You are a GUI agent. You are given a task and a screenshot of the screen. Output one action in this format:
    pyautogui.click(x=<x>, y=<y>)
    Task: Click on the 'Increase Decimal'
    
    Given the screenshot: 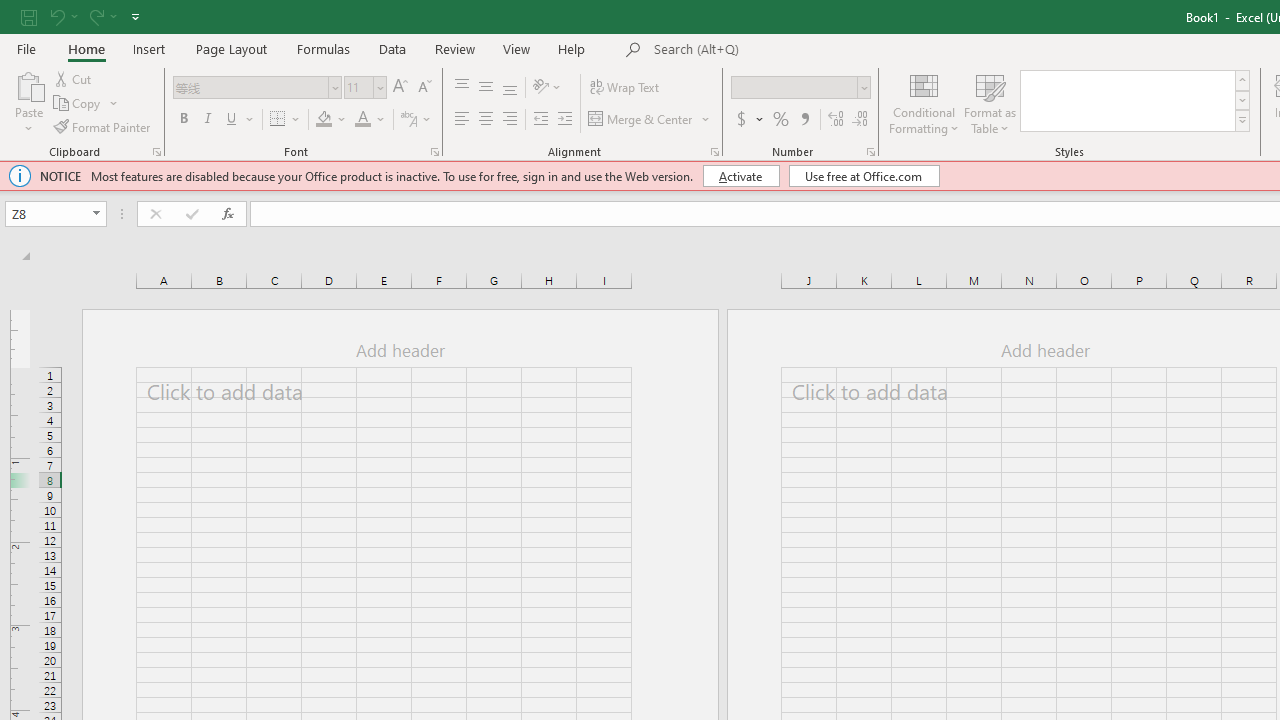 What is the action you would take?
    pyautogui.click(x=836, y=119)
    